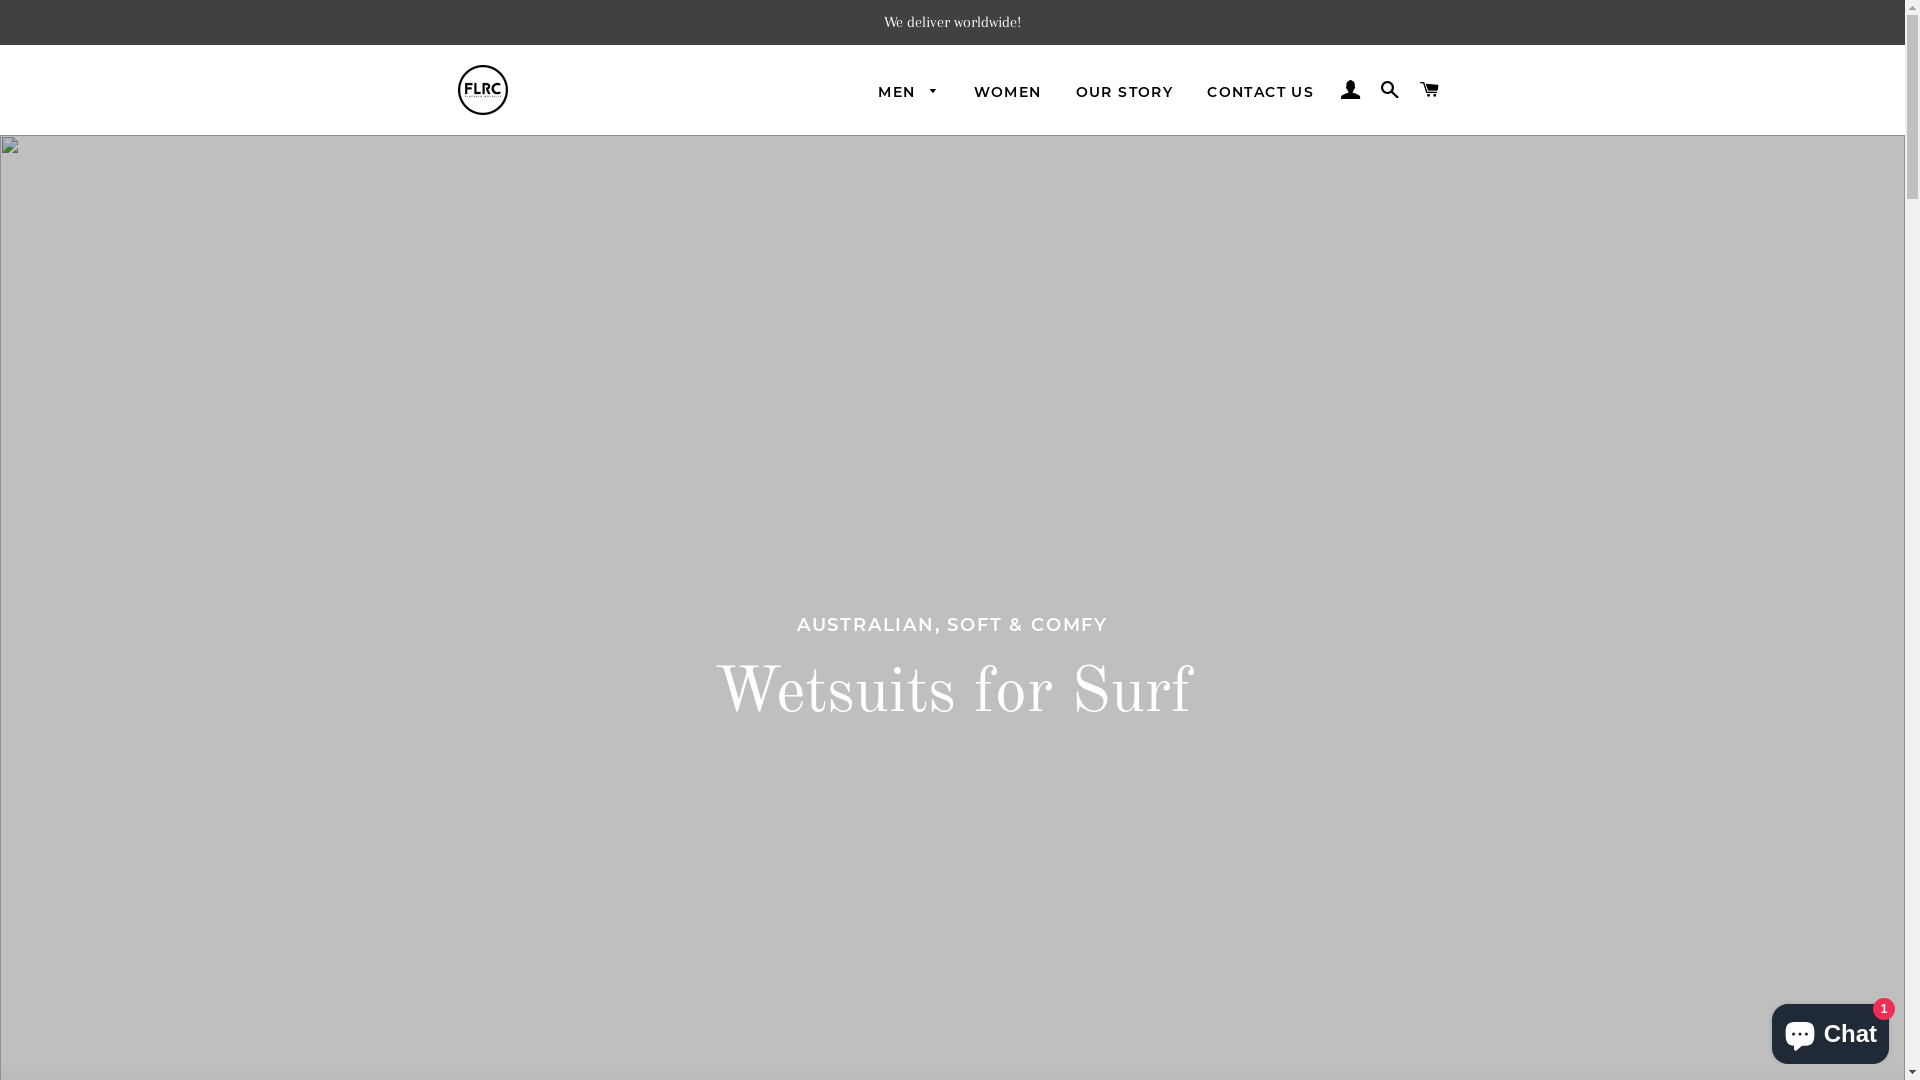  What do you see at coordinates (1389, 88) in the screenshot?
I see `'SEARCH'` at bounding box center [1389, 88].